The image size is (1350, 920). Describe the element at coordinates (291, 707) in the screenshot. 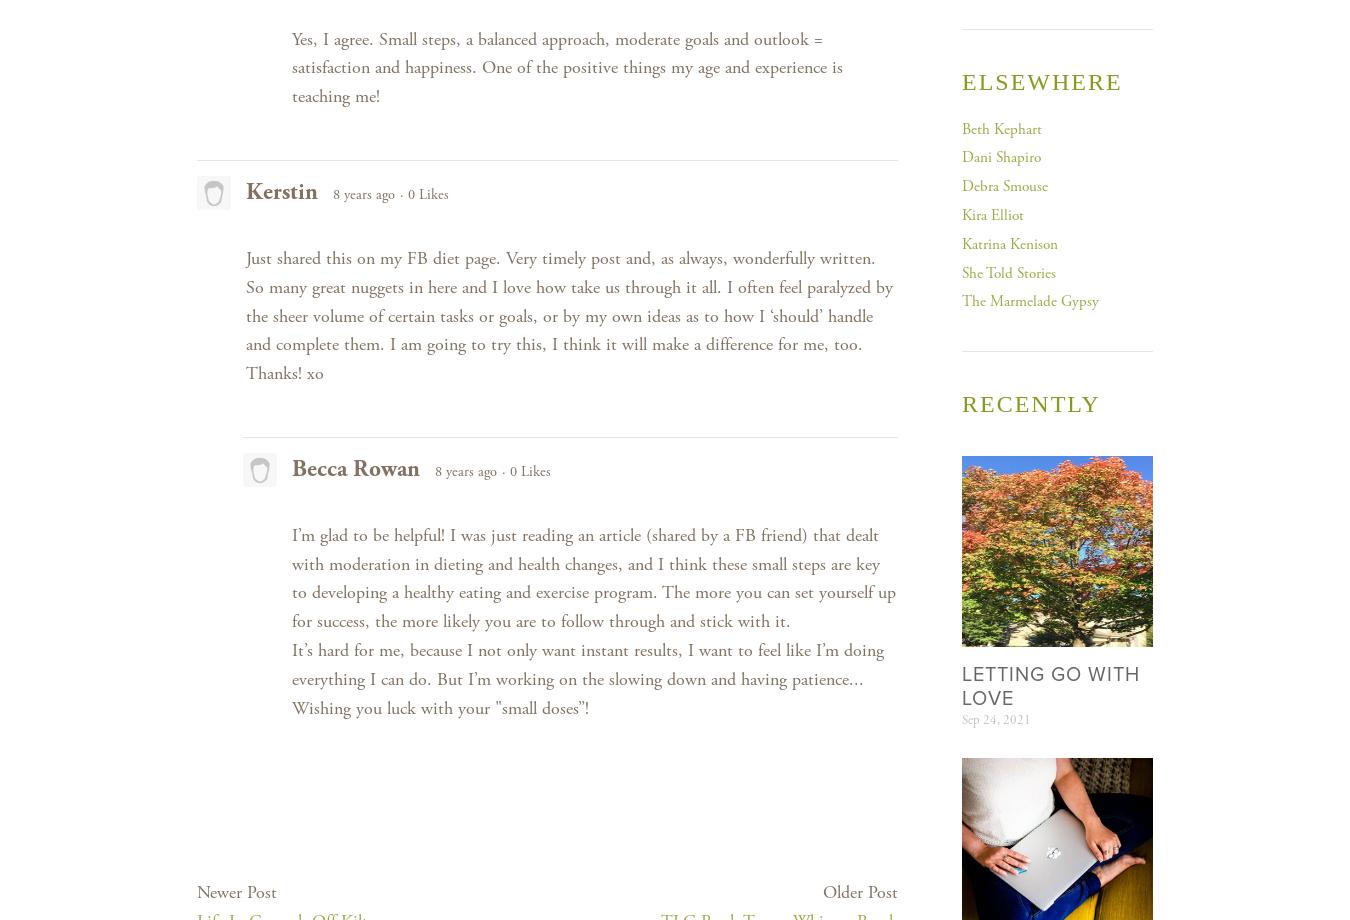

I see `'Wishing you luck with your "small doses”!'` at that location.